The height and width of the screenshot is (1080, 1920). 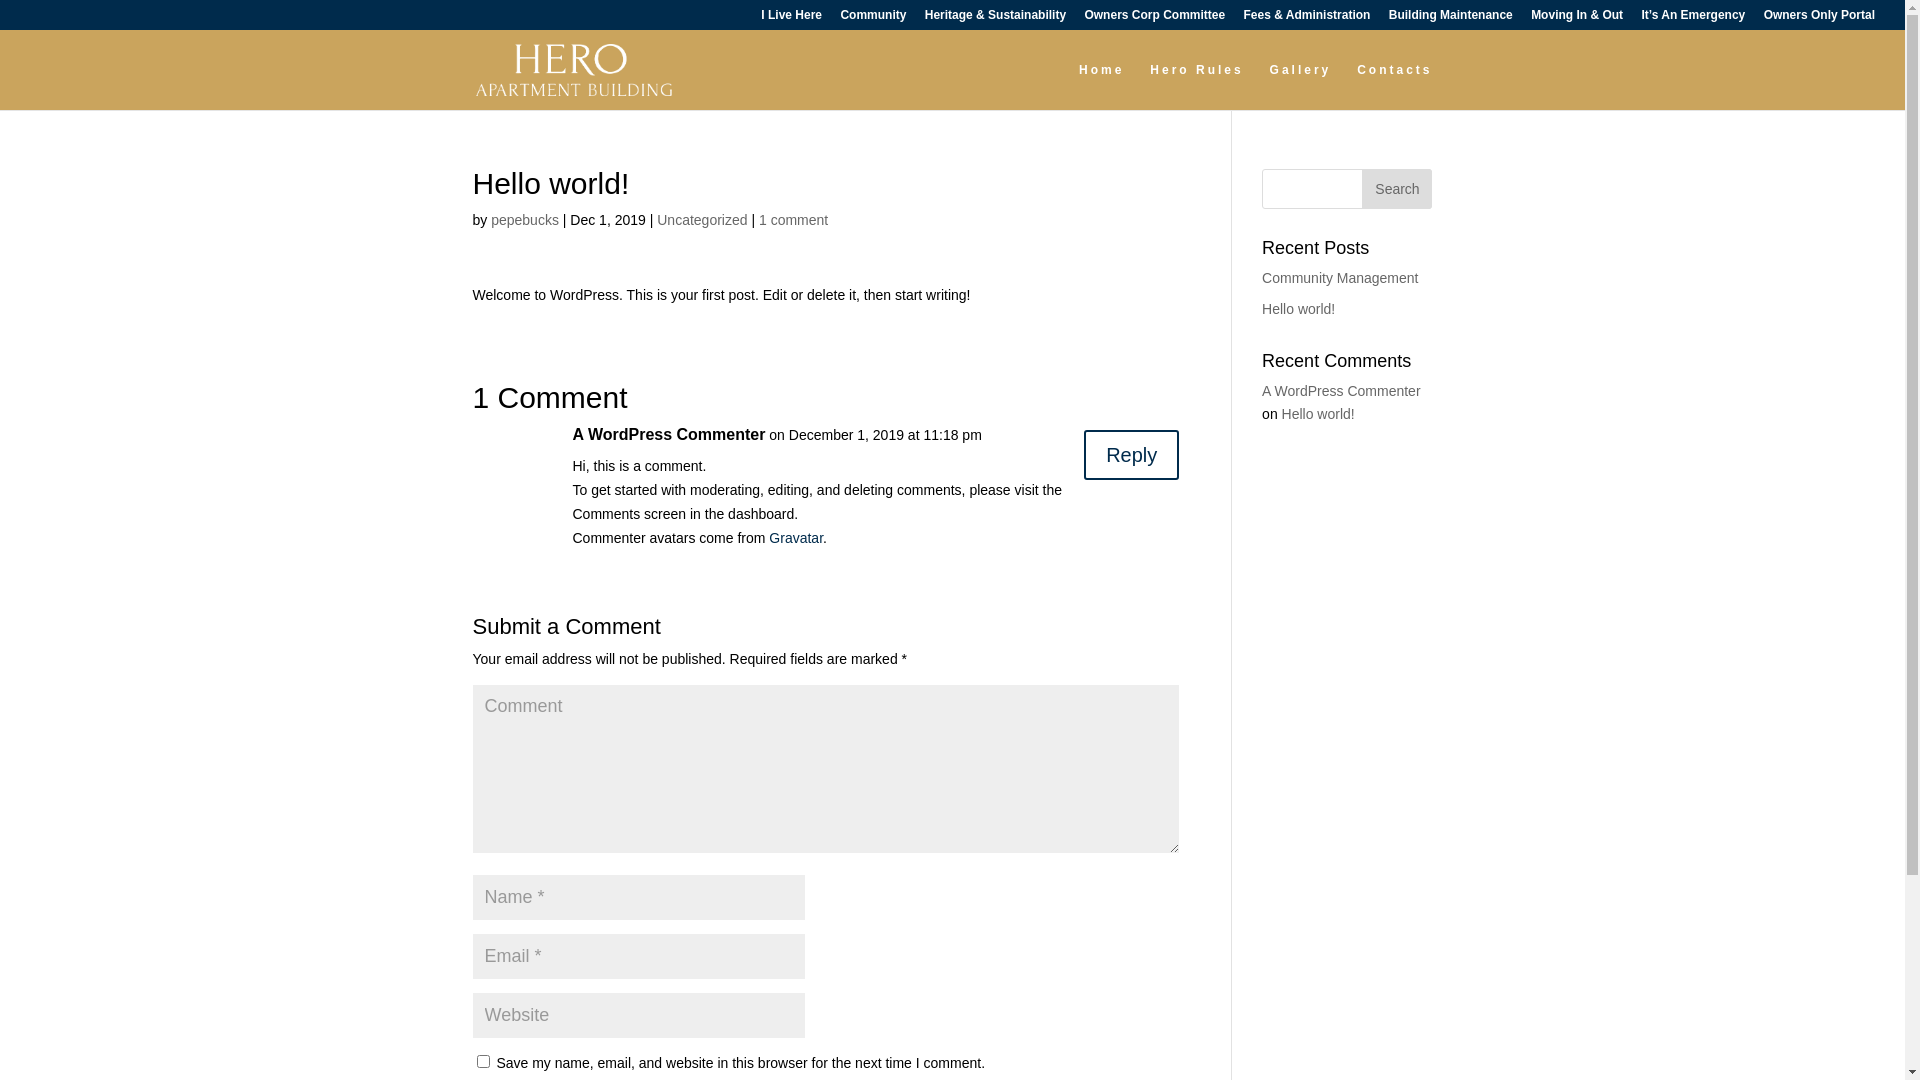 What do you see at coordinates (924, 19) in the screenshot?
I see `'Heritage & Sustainability'` at bounding box center [924, 19].